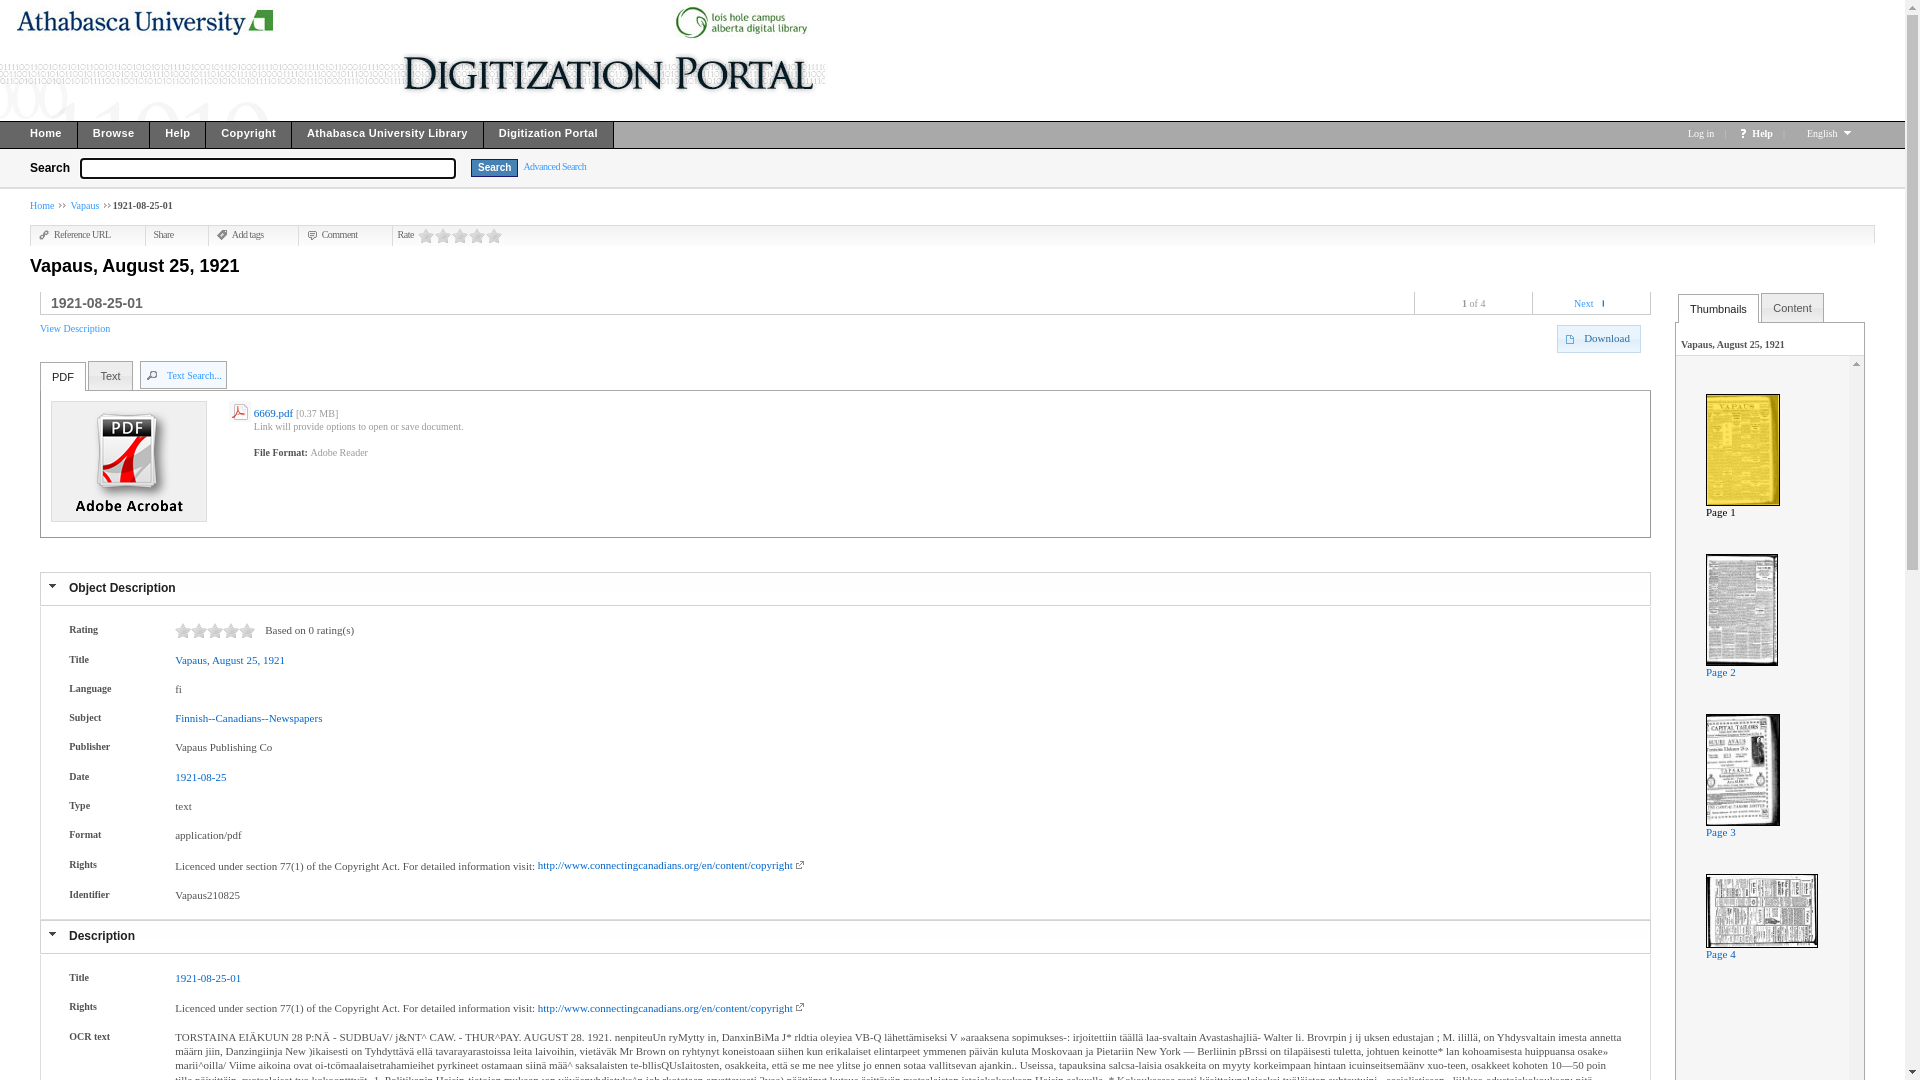 This screenshot has height=1080, width=1920. I want to click on 'Copyright', so click(248, 136).